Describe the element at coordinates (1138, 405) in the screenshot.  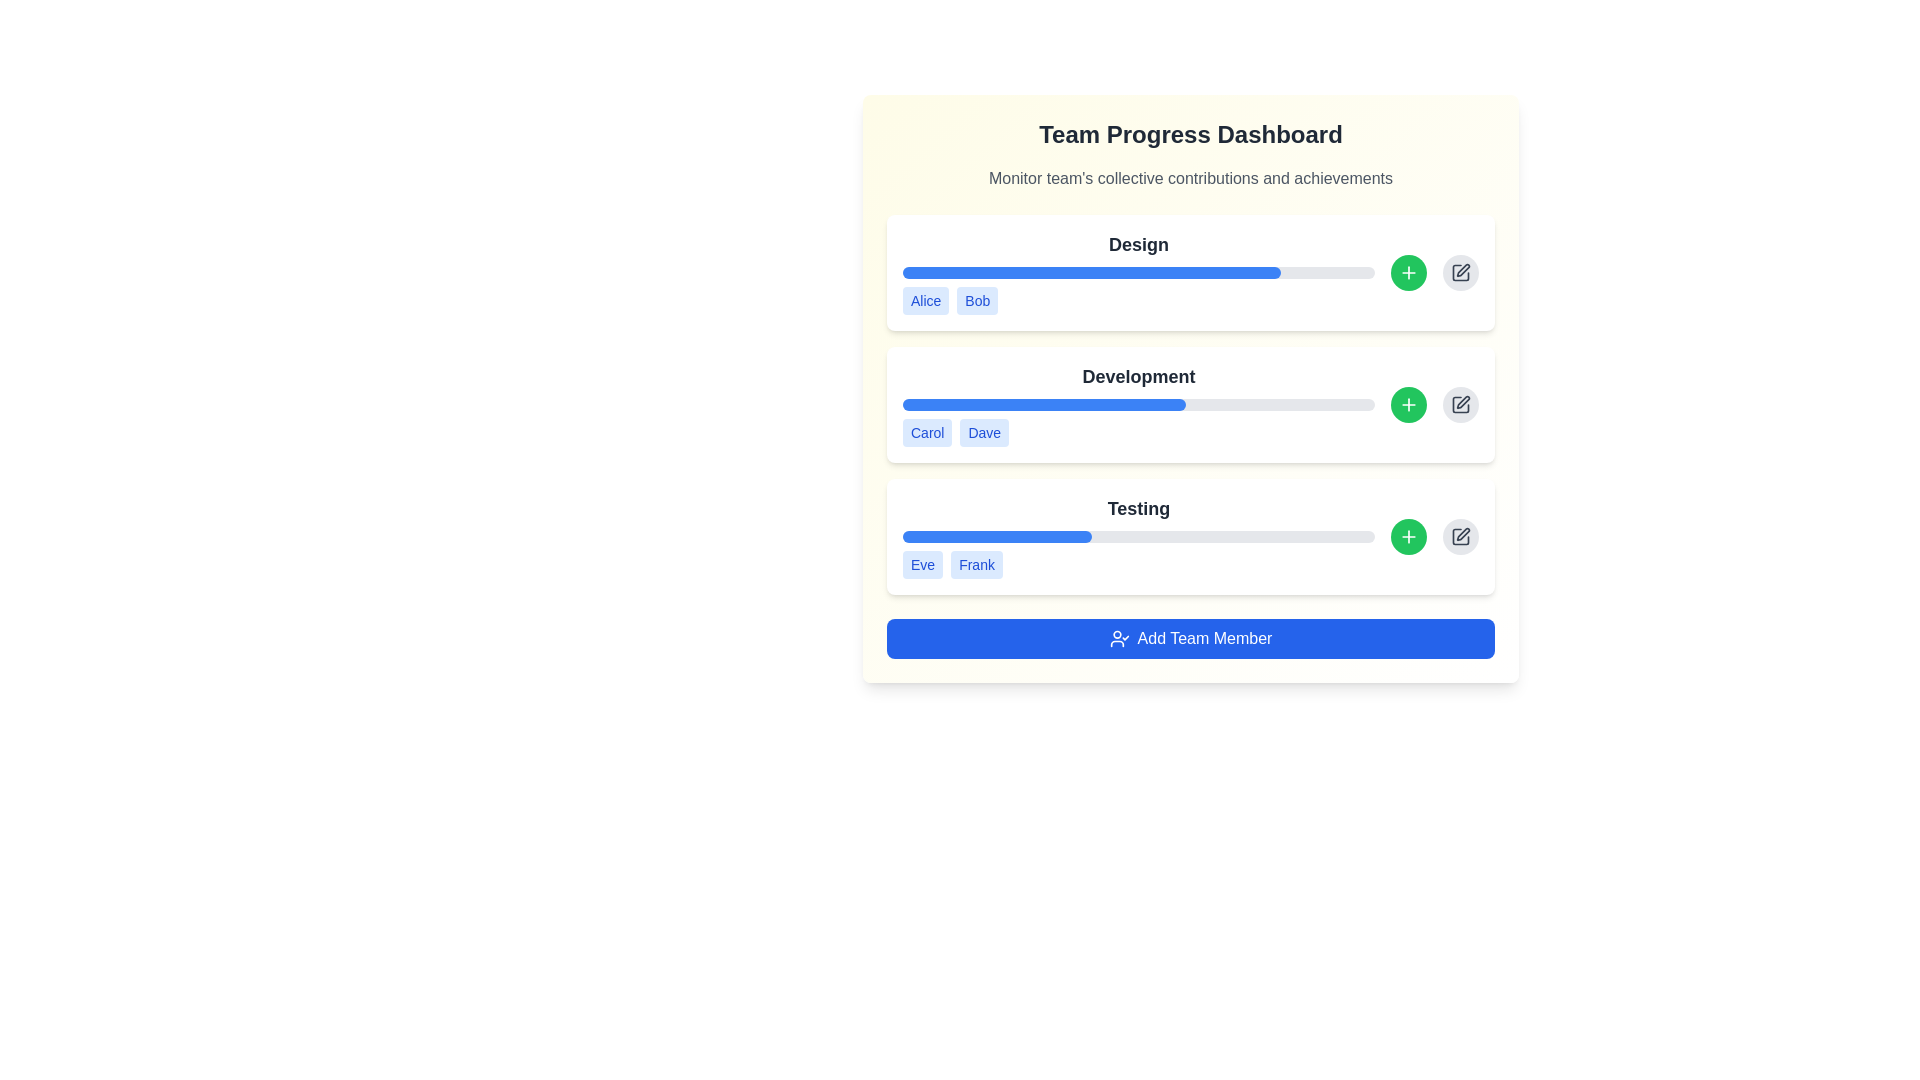
I see `the horizontal progress bar indicating 60% progress, located below the 'Development' heading and above the labels 'Carol' and 'Dave'` at that location.